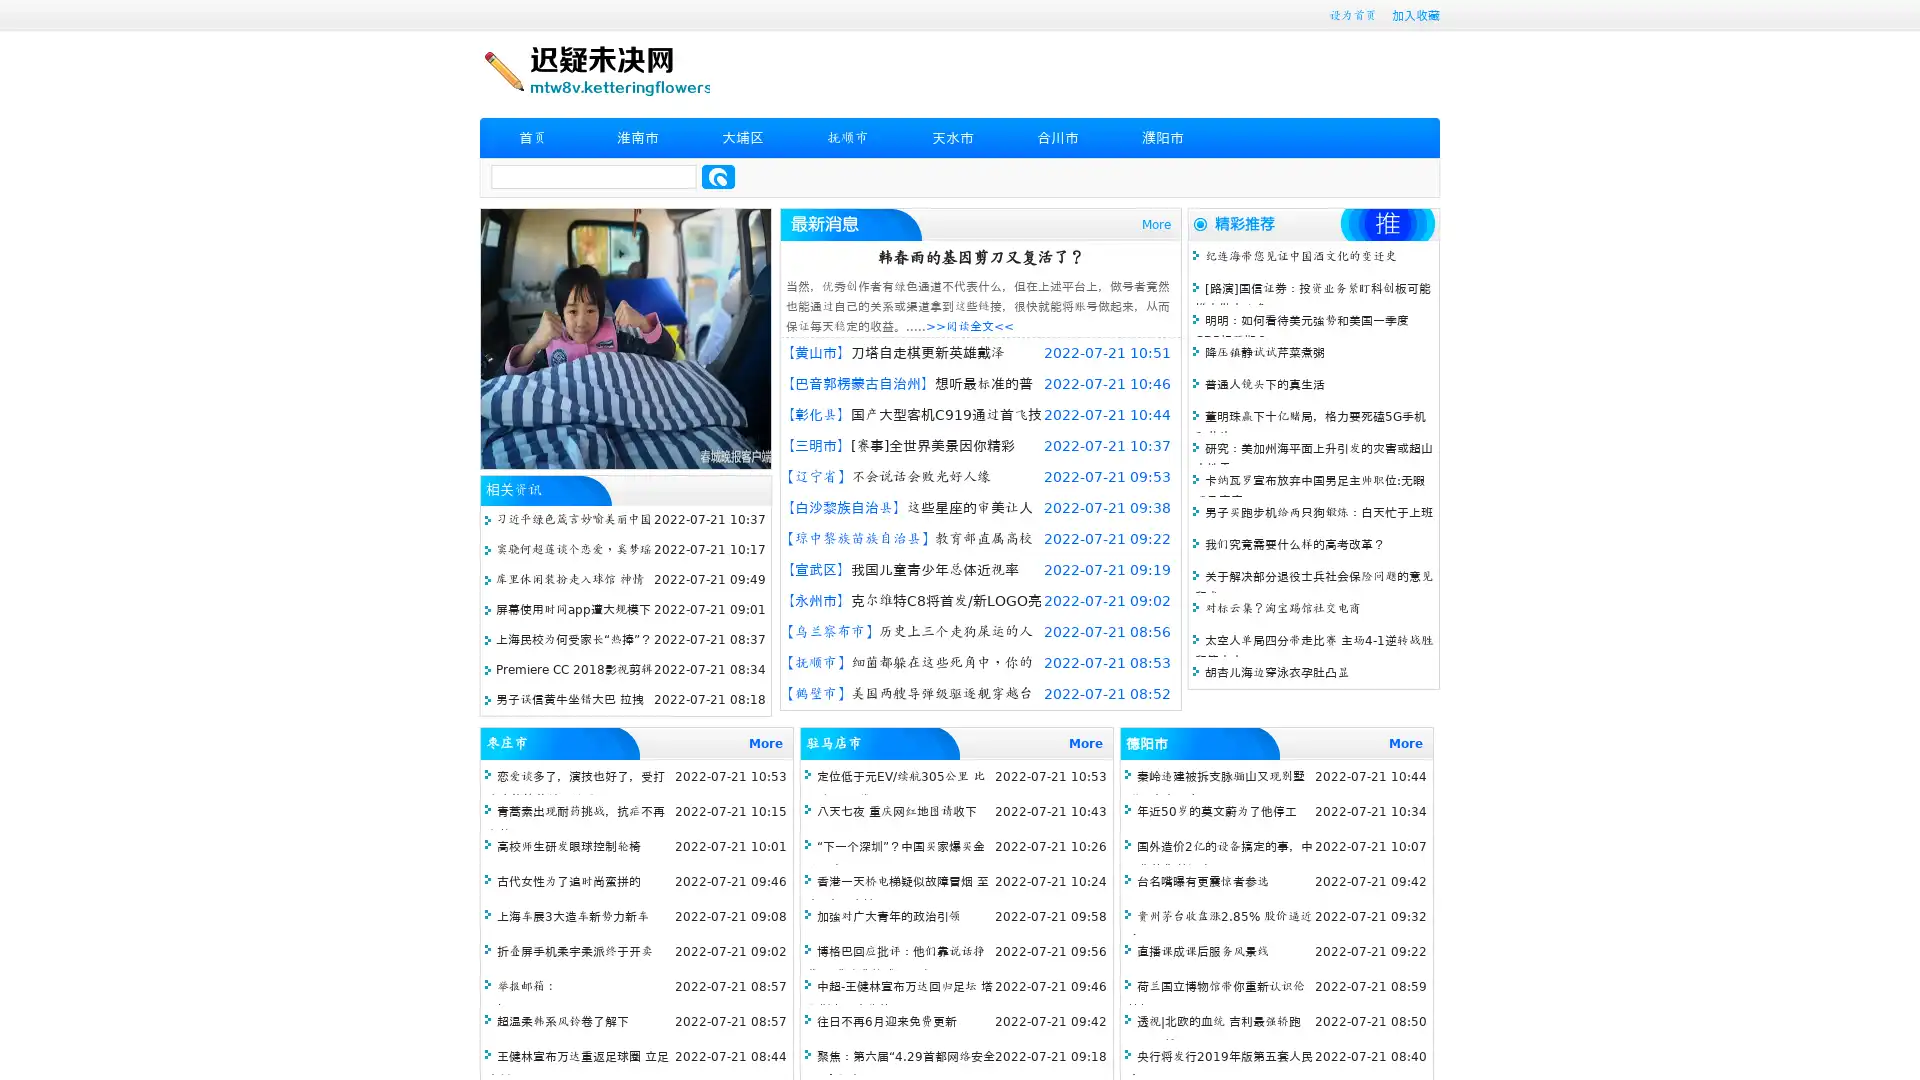 Image resolution: width=1920 pixels, height=1080 pixels. I want to click on Search, so click(718, 176).